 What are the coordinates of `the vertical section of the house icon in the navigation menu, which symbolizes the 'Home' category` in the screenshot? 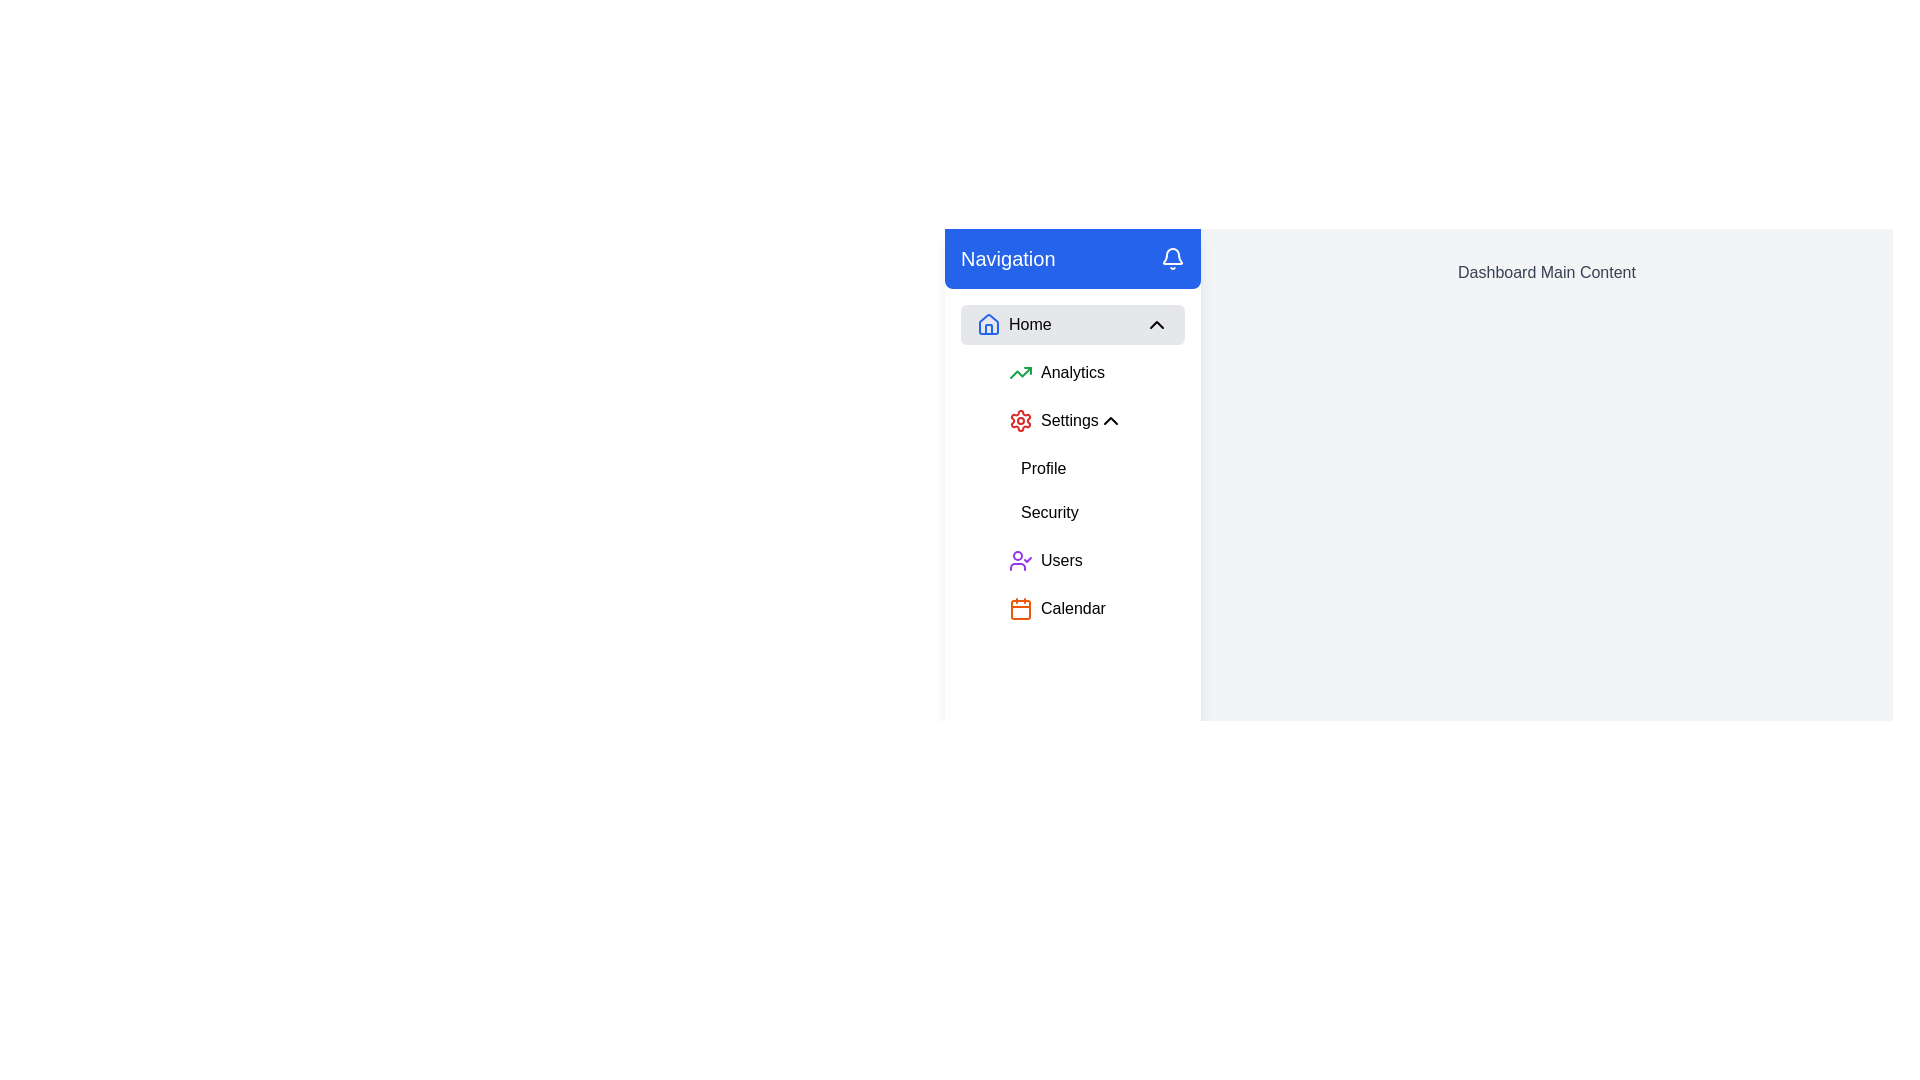 It's located at (988, 328).